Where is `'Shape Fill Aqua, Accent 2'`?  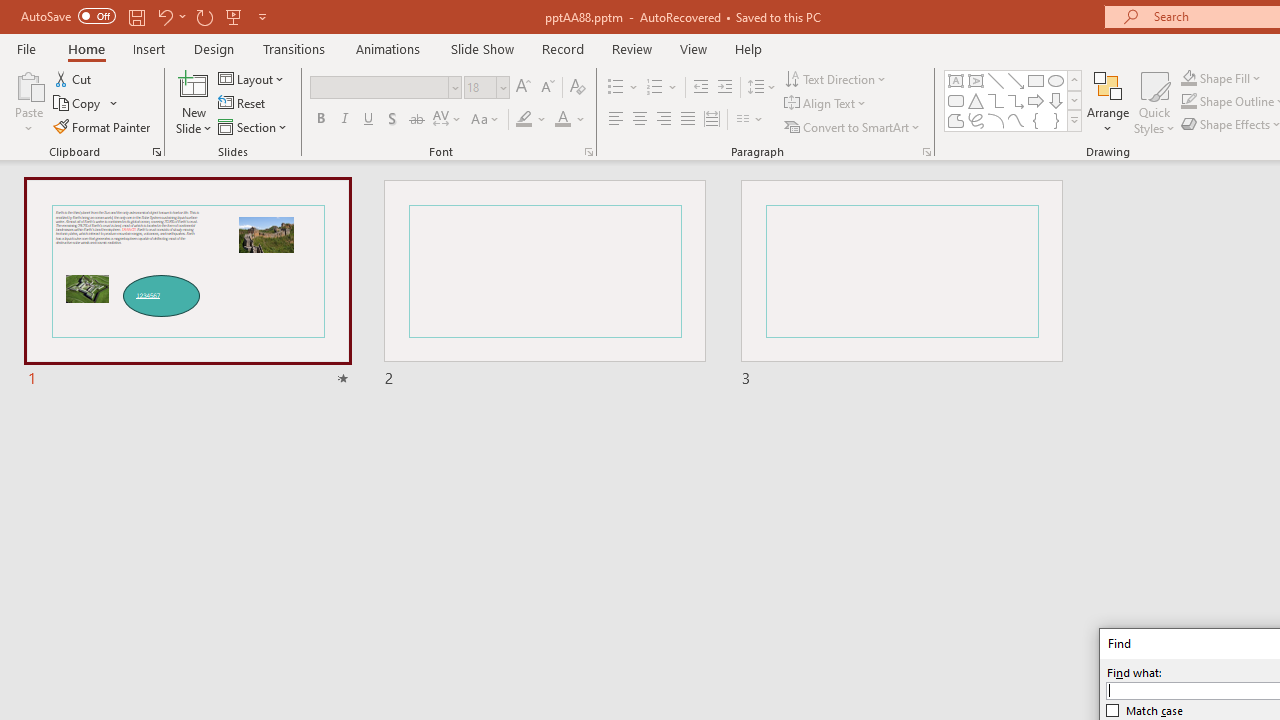 'Shape Fill Aqua, Accent 2' is located at coordinates (1189, 77).